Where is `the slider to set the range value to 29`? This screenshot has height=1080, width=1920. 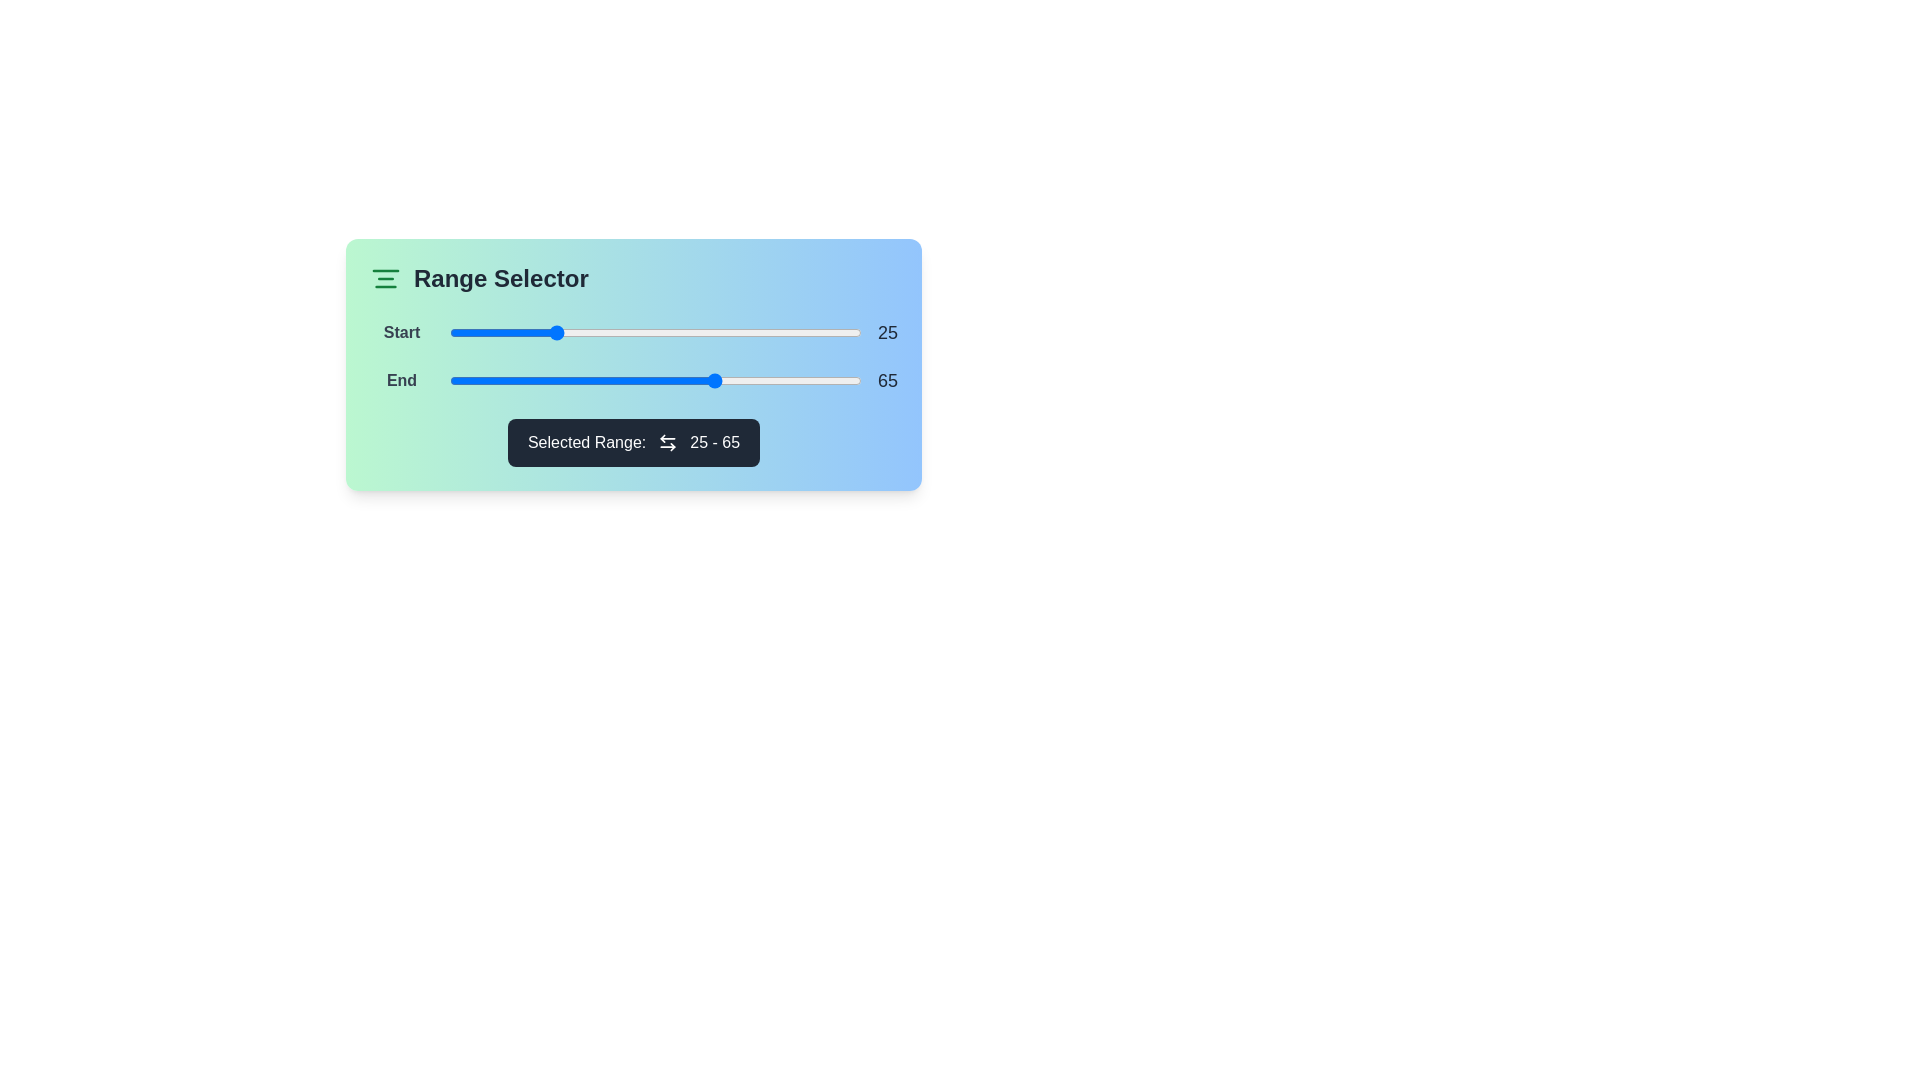 the slider to set the range value to 29 is located at coordinates (568, 331).